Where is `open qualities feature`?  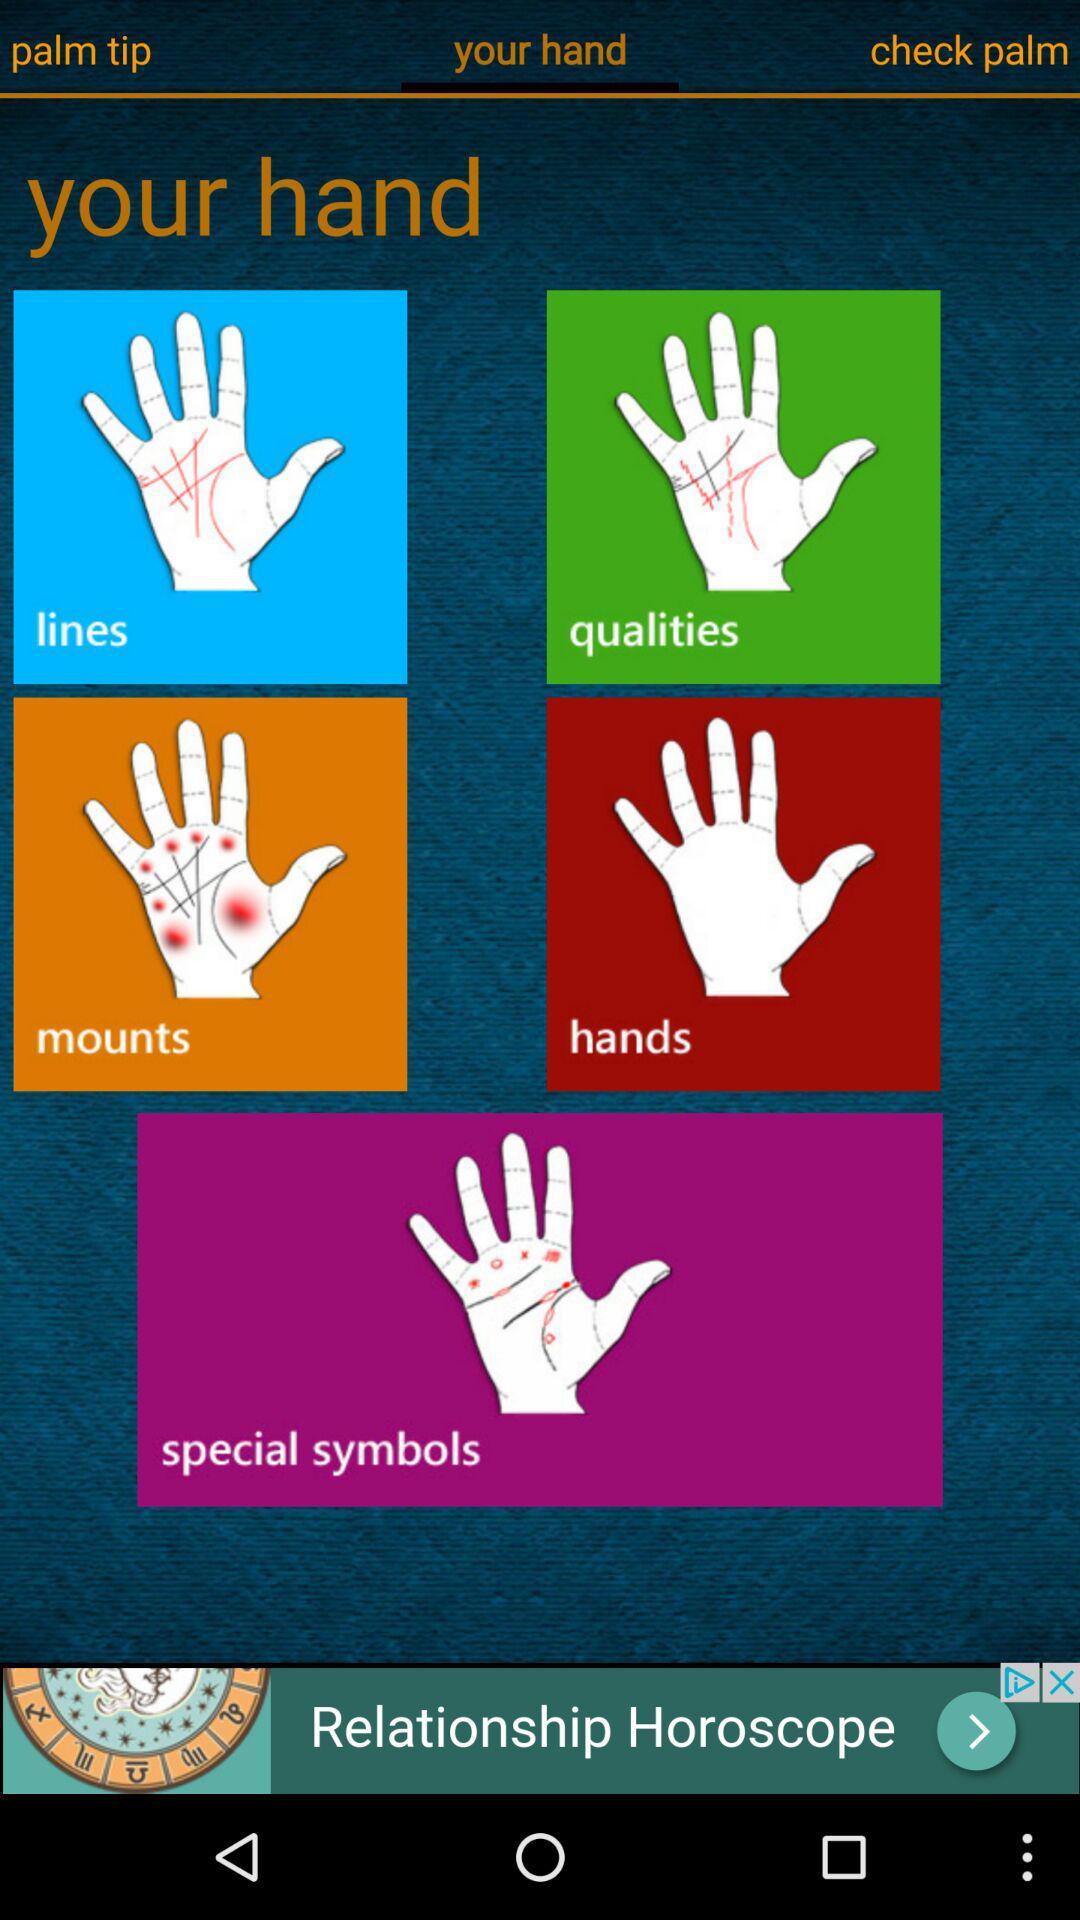
open qualities feature is located at coordinates (743, 487).